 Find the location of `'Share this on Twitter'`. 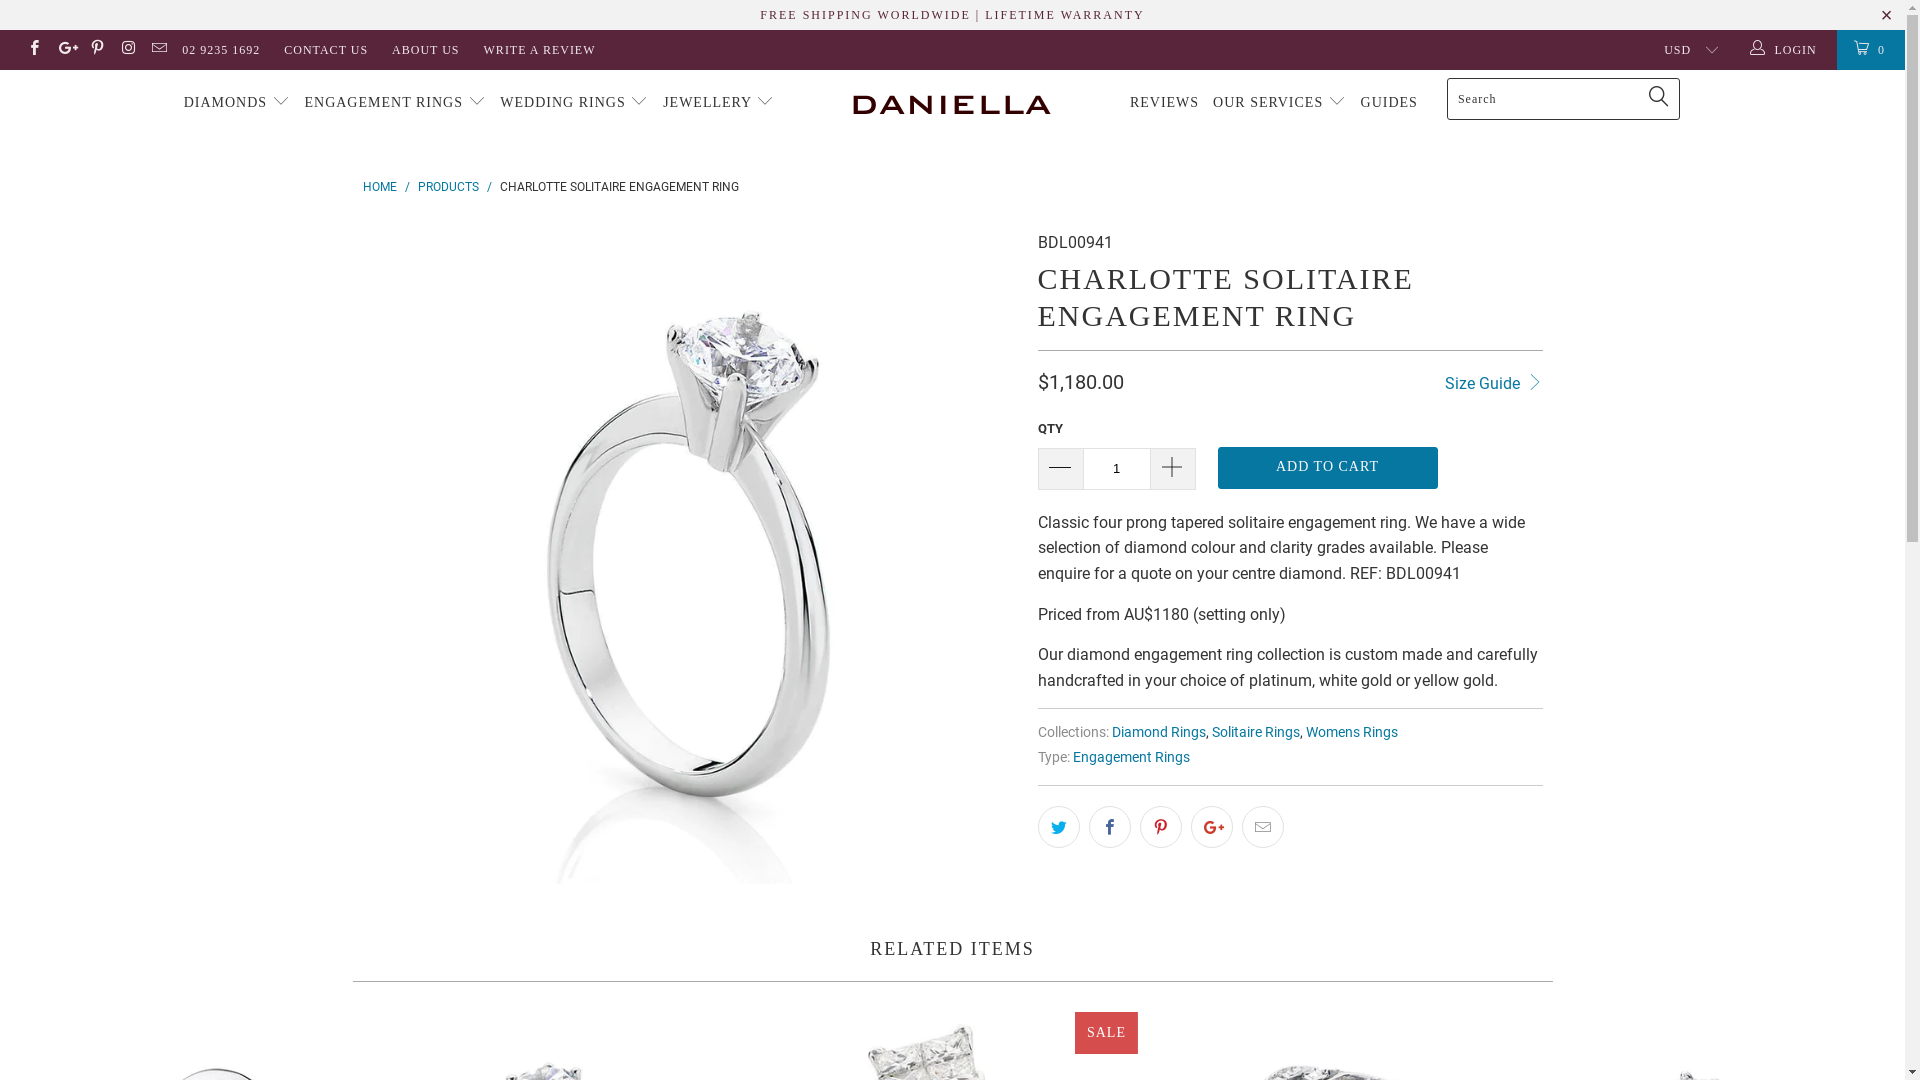

'Share this on Twitter' is located at coordinates (1058, 826).